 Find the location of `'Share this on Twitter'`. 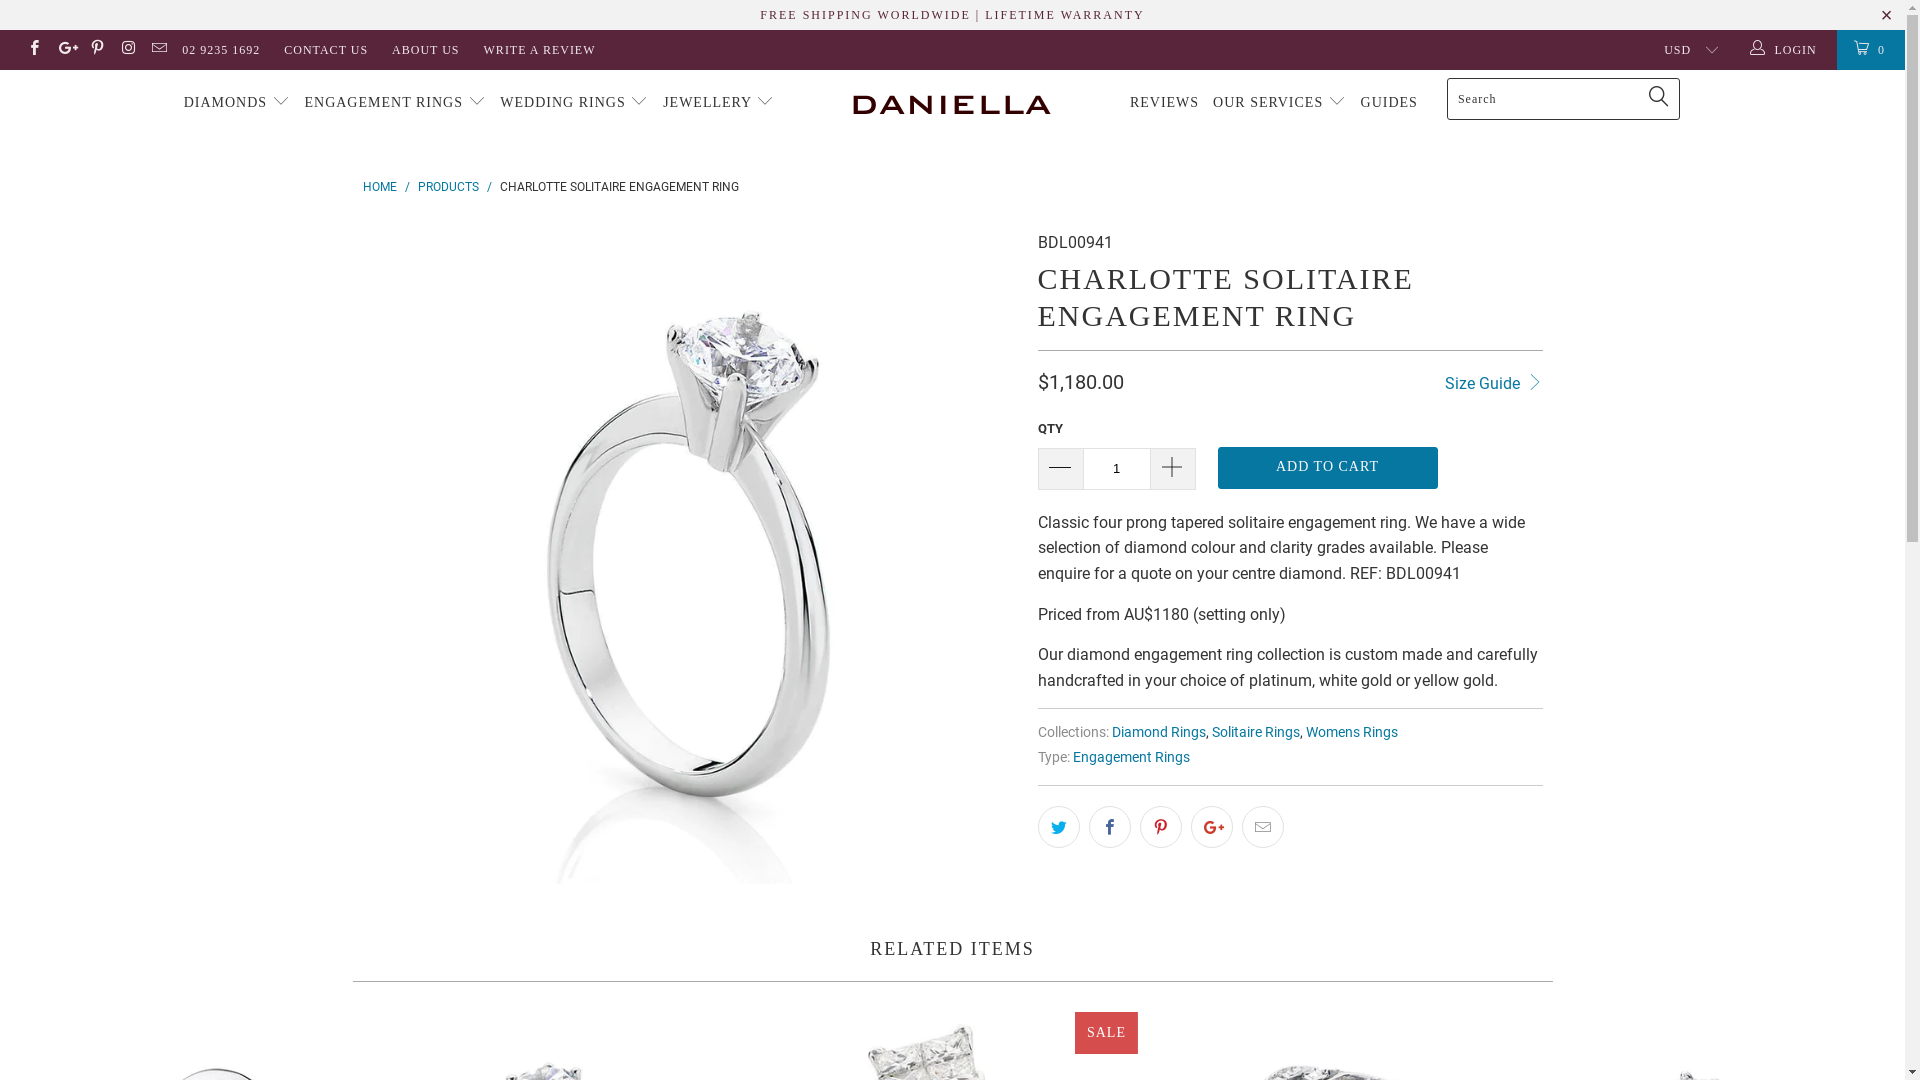

'Share this on Twitter' is located at coordinates (1058, 826).